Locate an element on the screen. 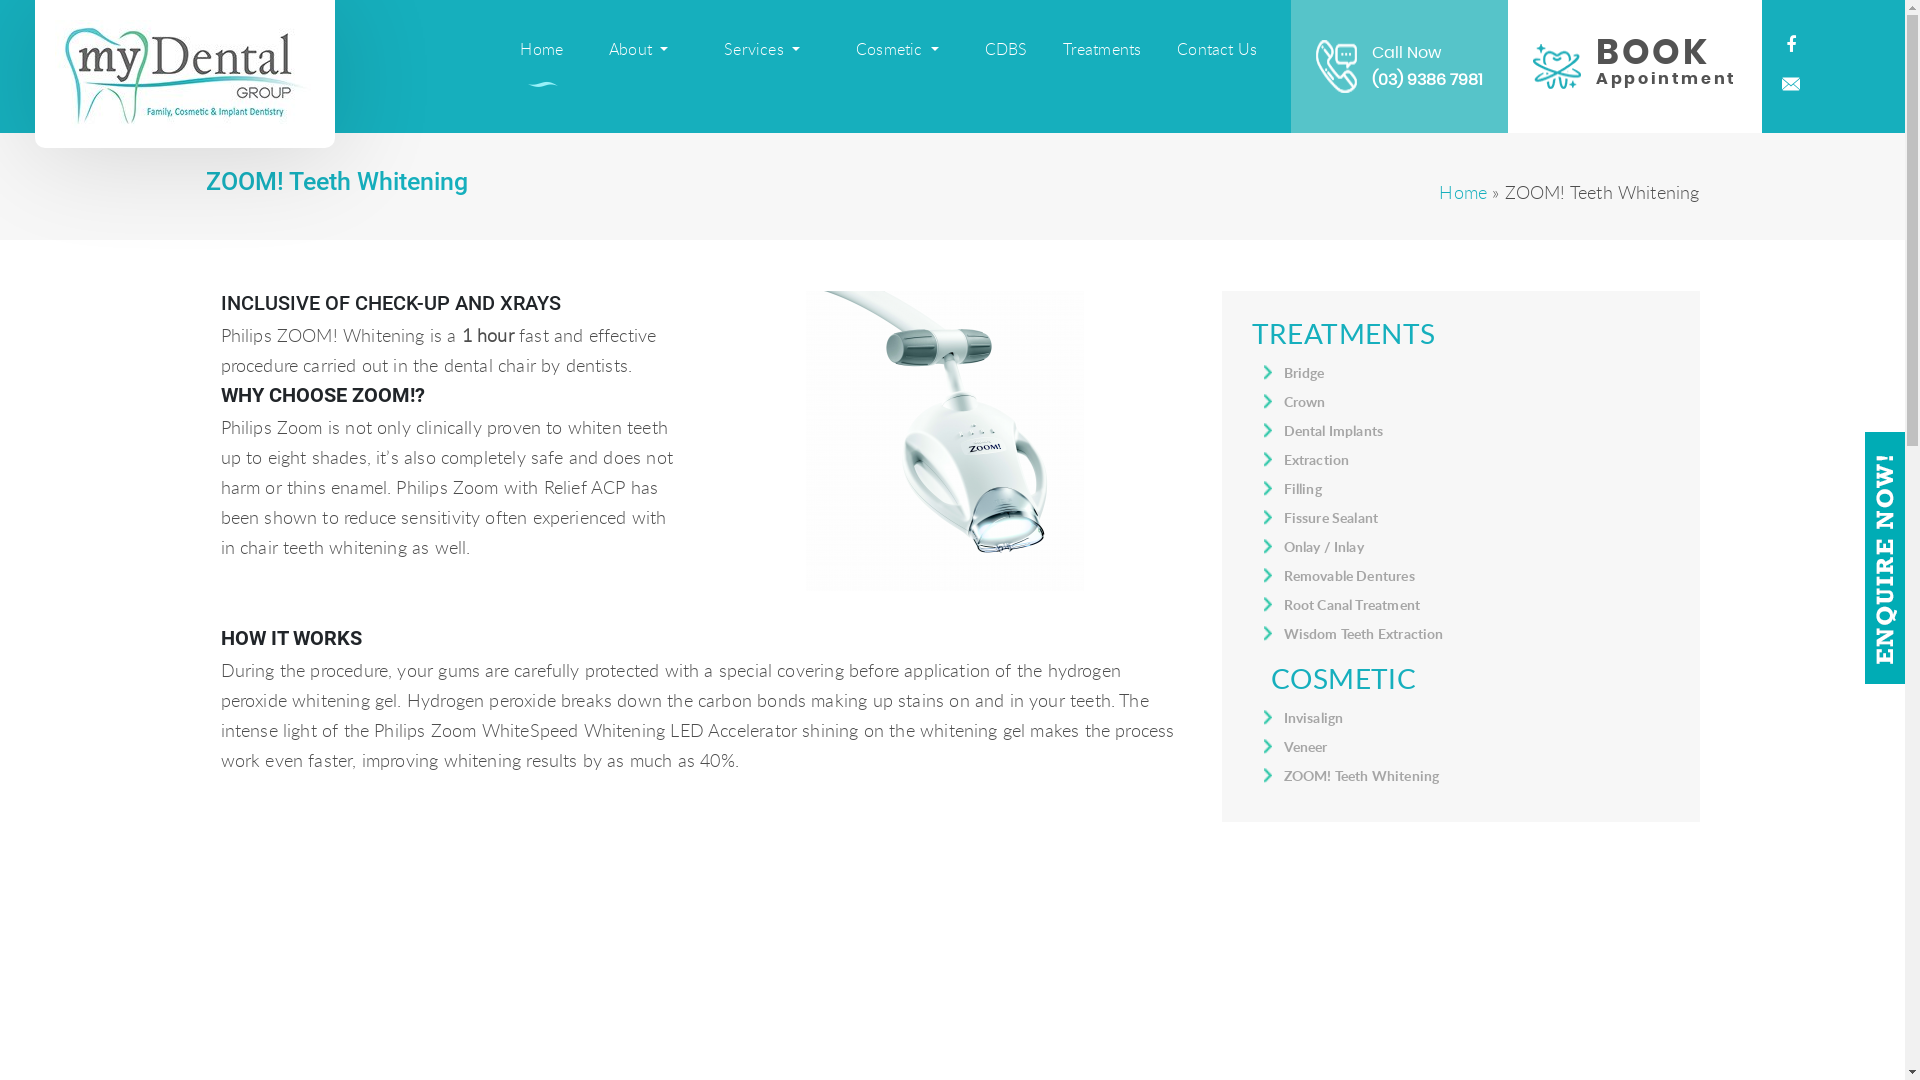 This screenshot has width=1920, height=1080. 'Treatments' is located at coordinates (1101, 48).